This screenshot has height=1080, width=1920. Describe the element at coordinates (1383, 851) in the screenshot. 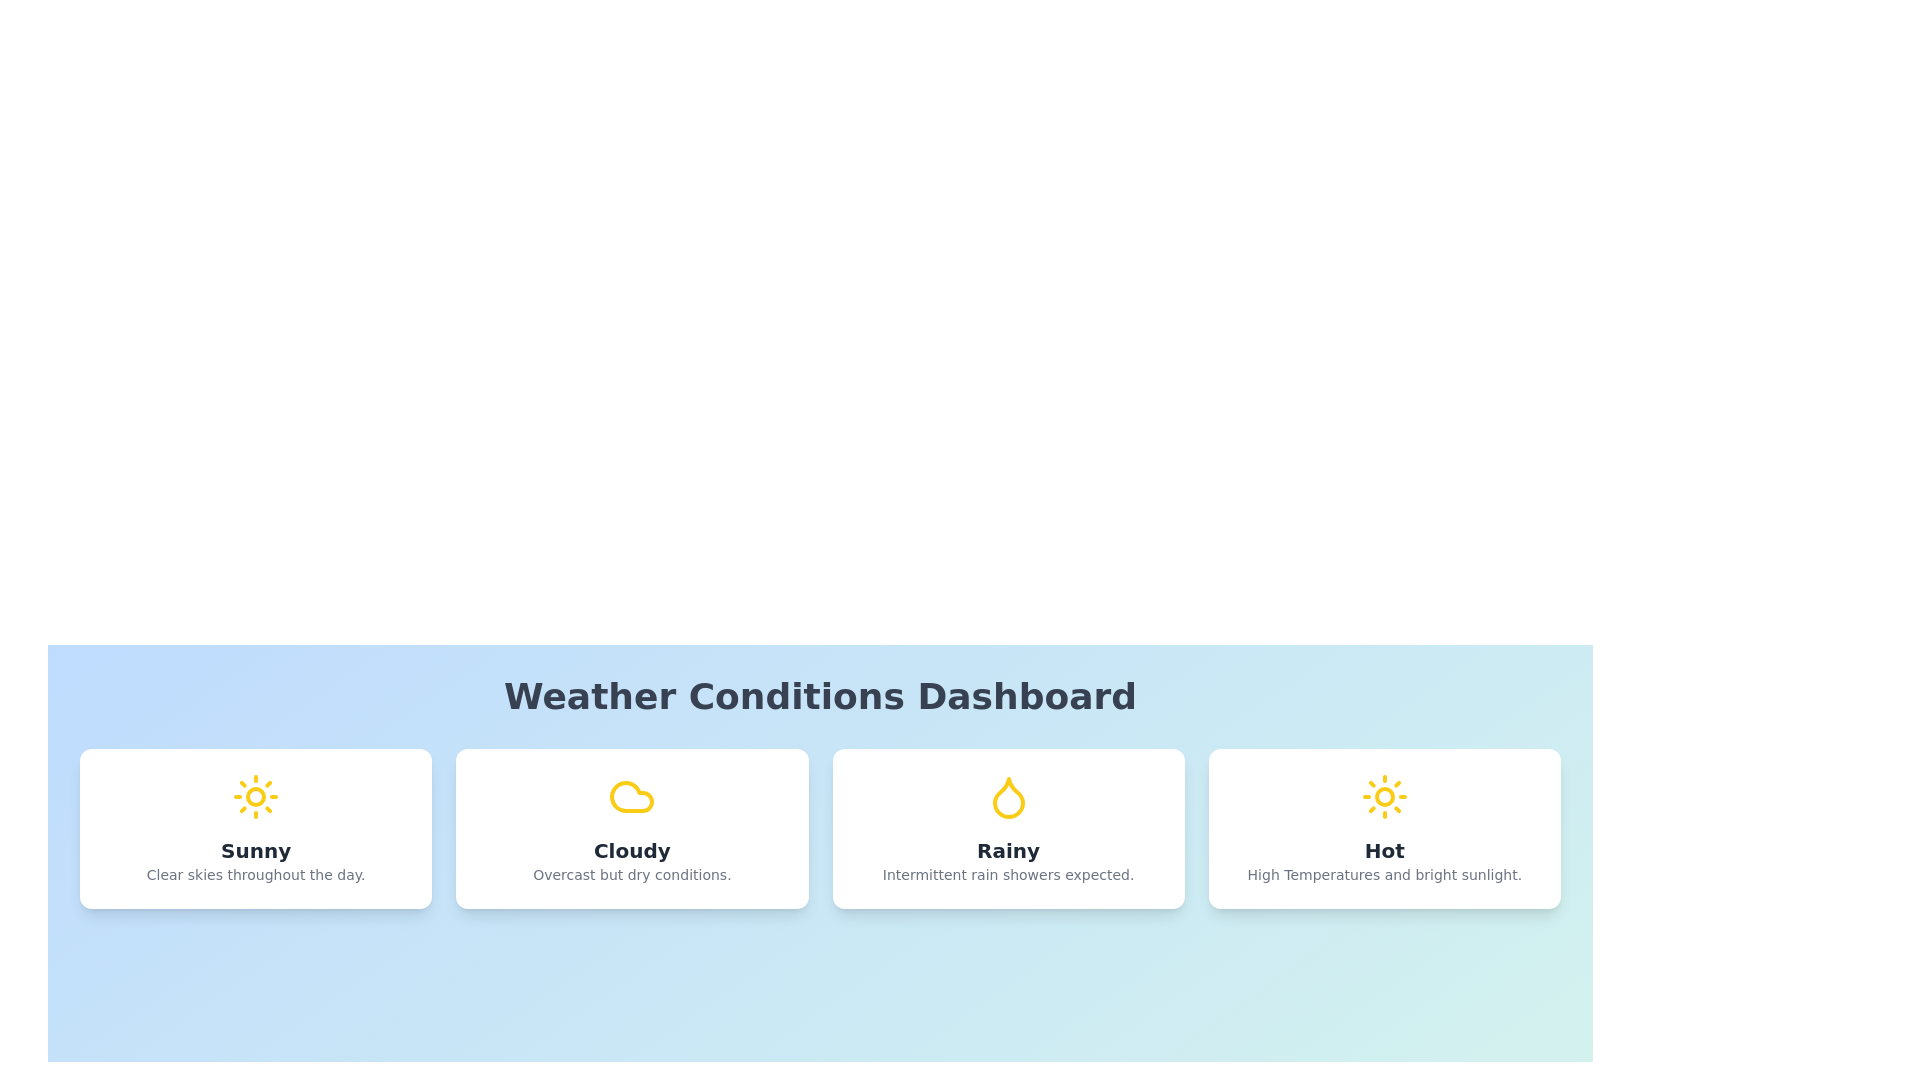

I see `label displaying the word 'Hot' in bold text, located in the fourth card from the left in the bottom row of the interface` at that location.